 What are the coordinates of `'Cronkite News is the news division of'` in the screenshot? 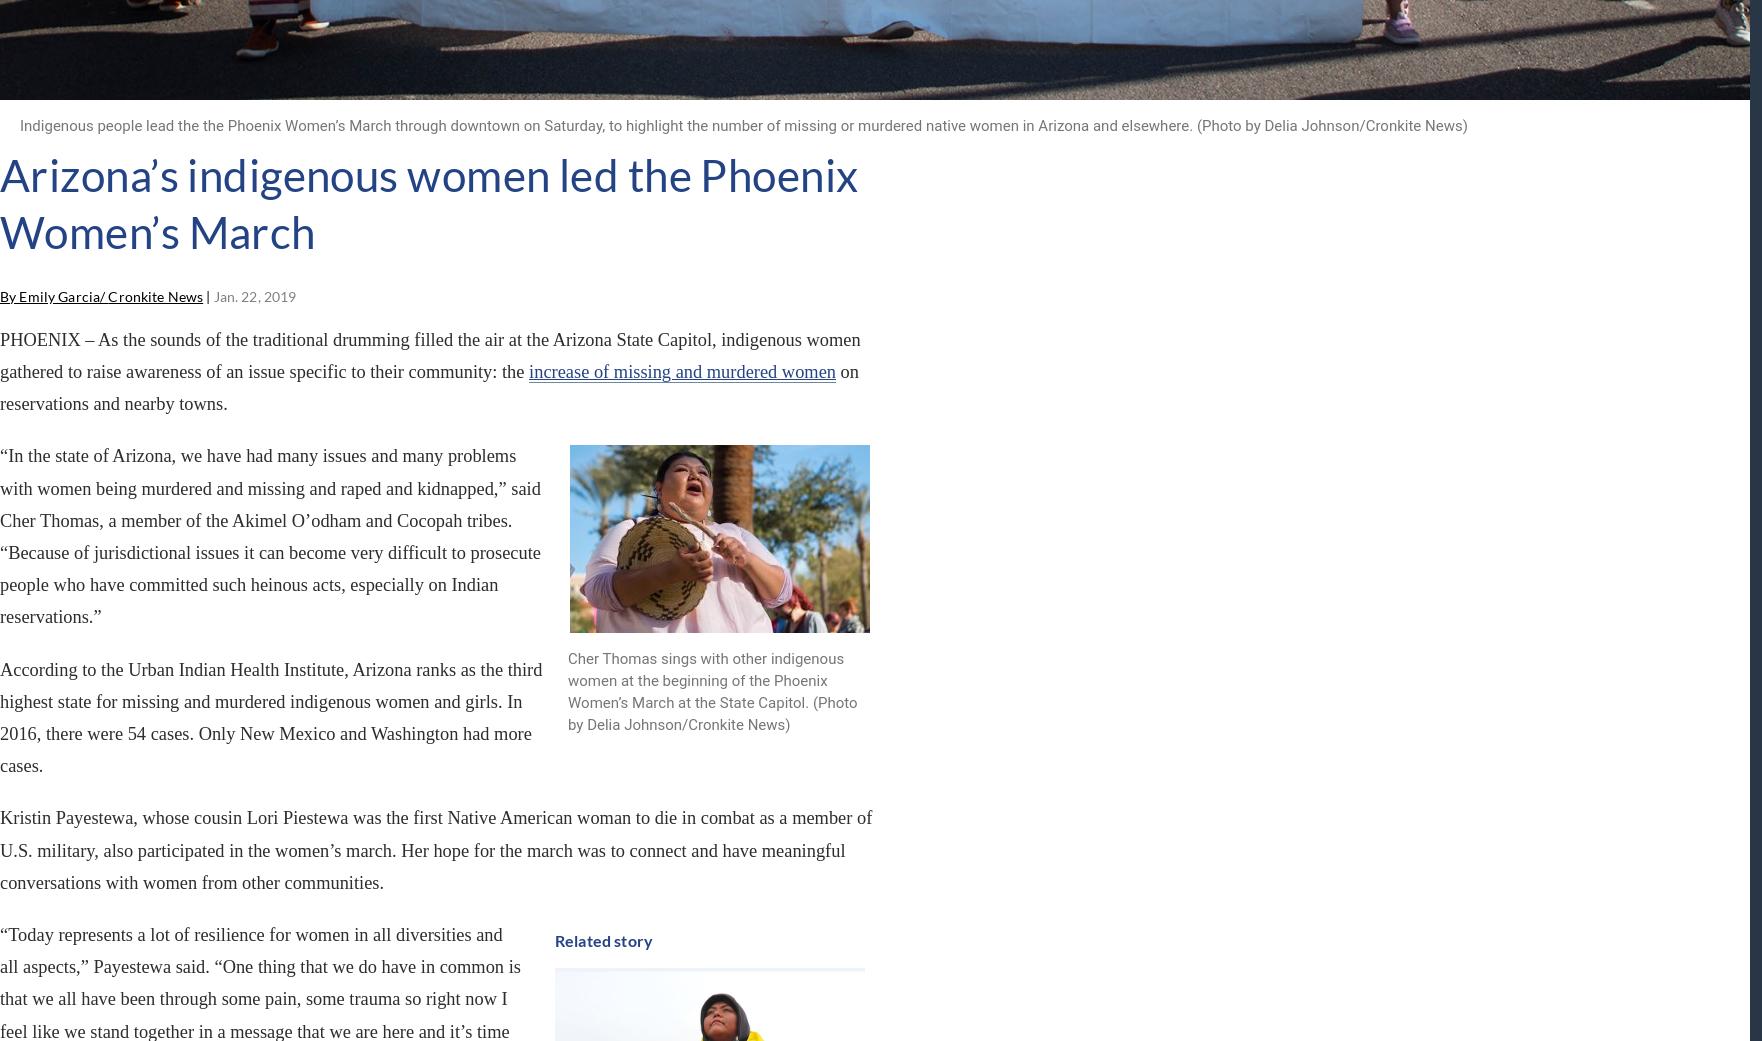 It's located at (328, 726).